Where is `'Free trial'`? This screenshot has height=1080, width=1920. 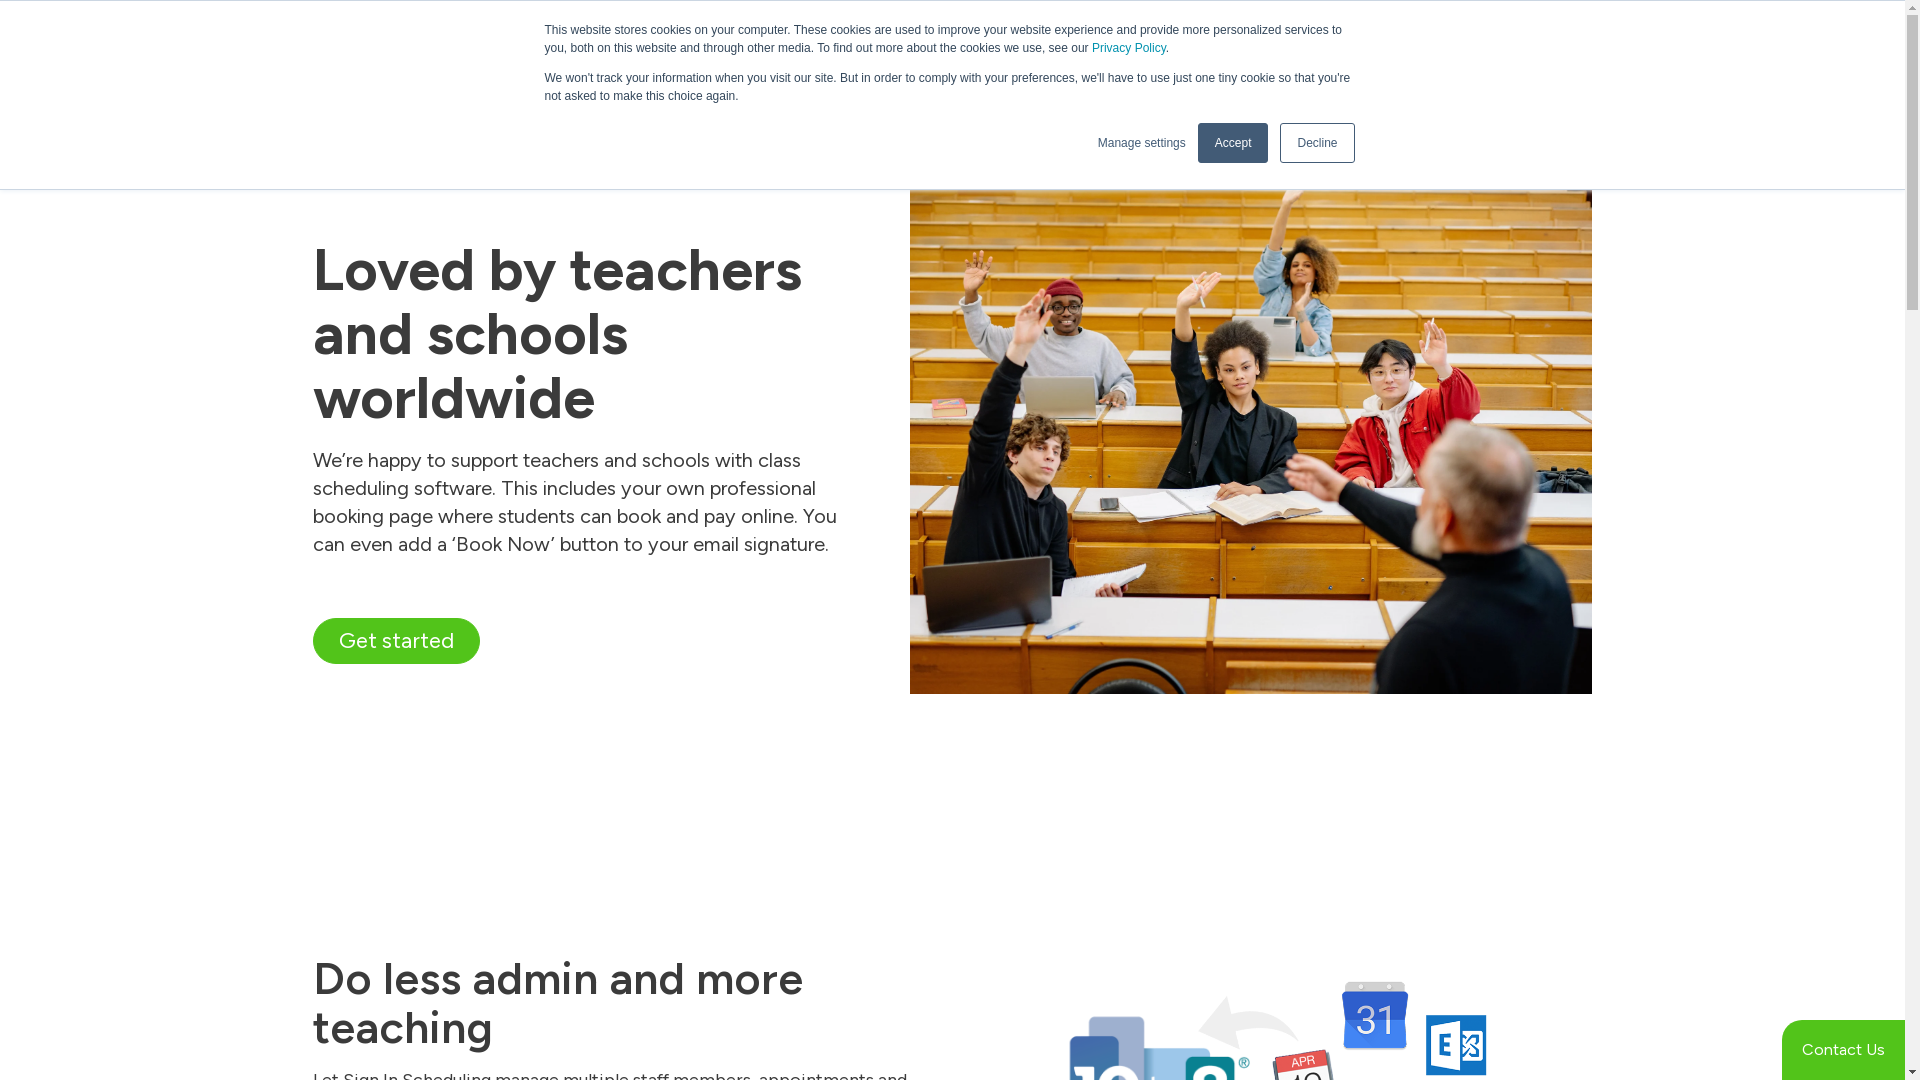 'Free trial' is located at coordinates (1530, 86).